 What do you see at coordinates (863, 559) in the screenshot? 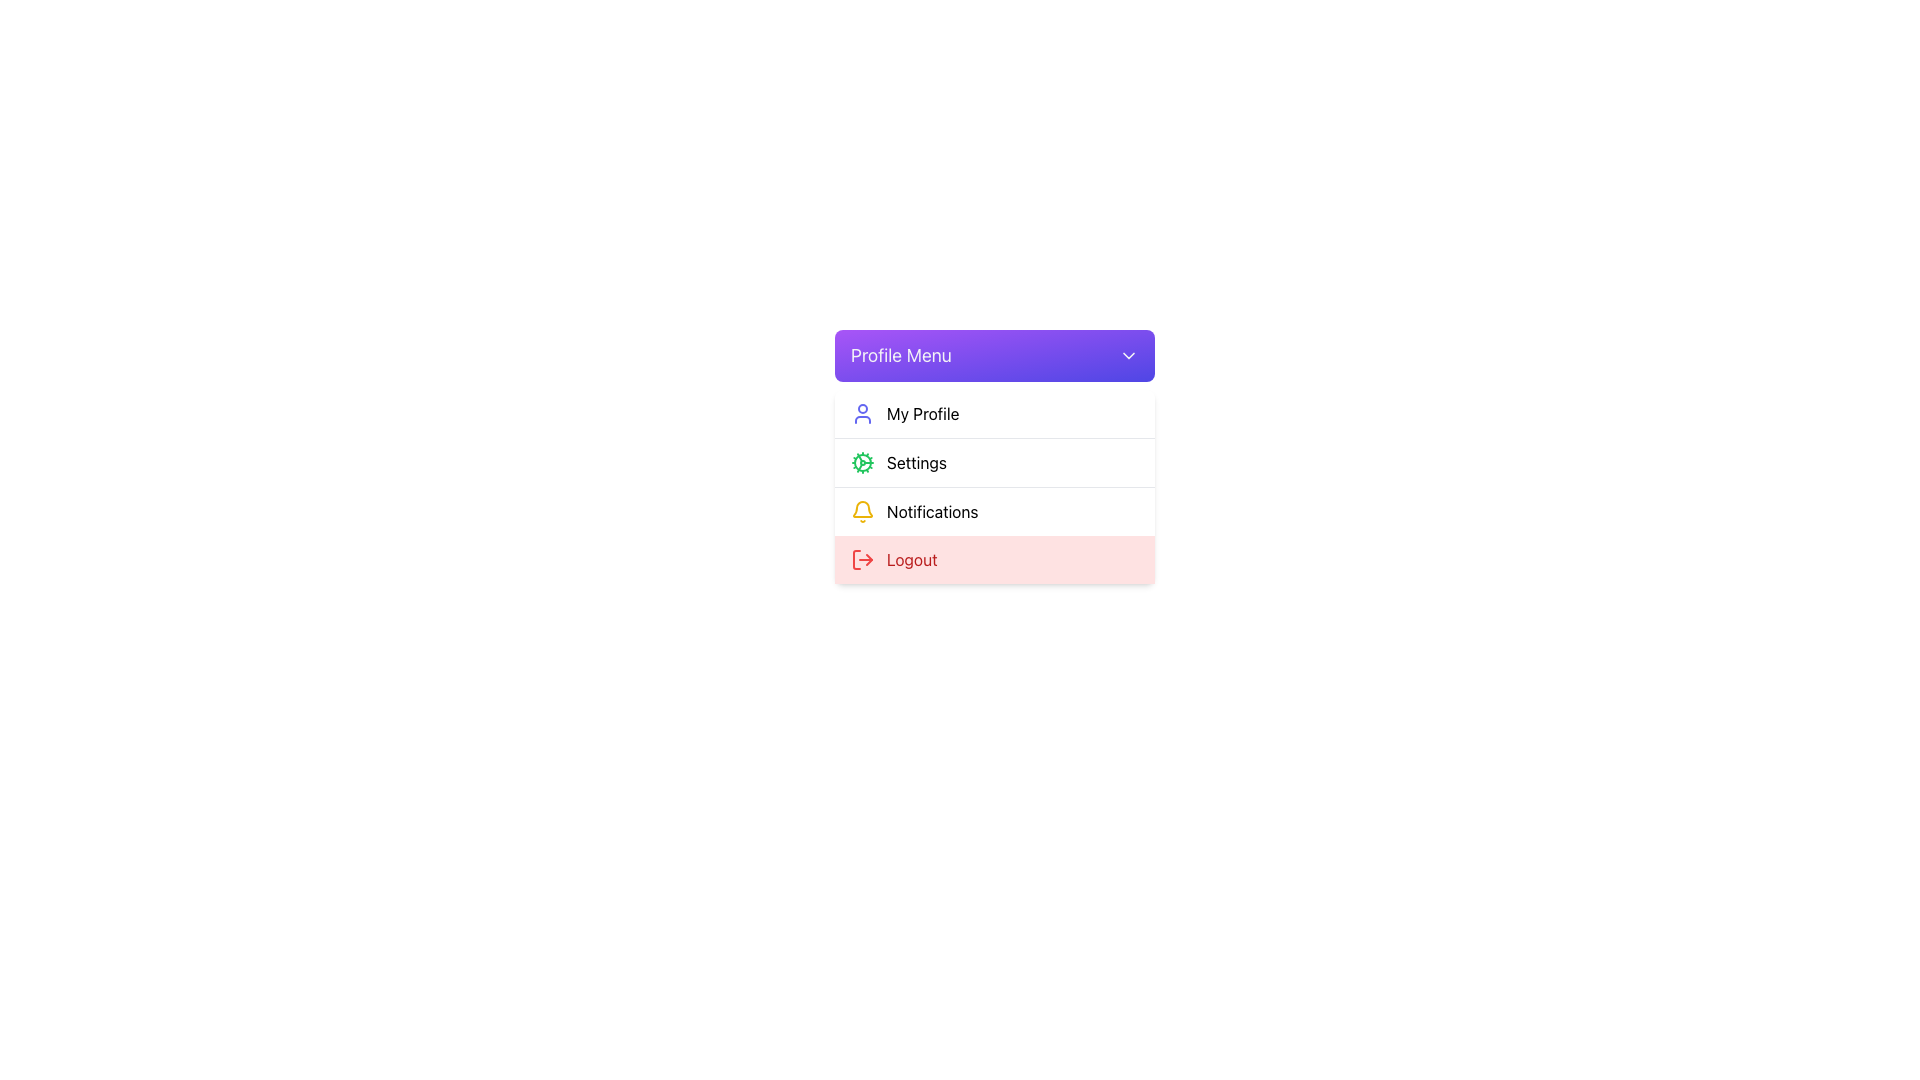
I see `the log-out icon, which is styled with a red color and located at the bottom of the dropdown list menu, to potentially display a tooltip` at bounding box center [863, 559].